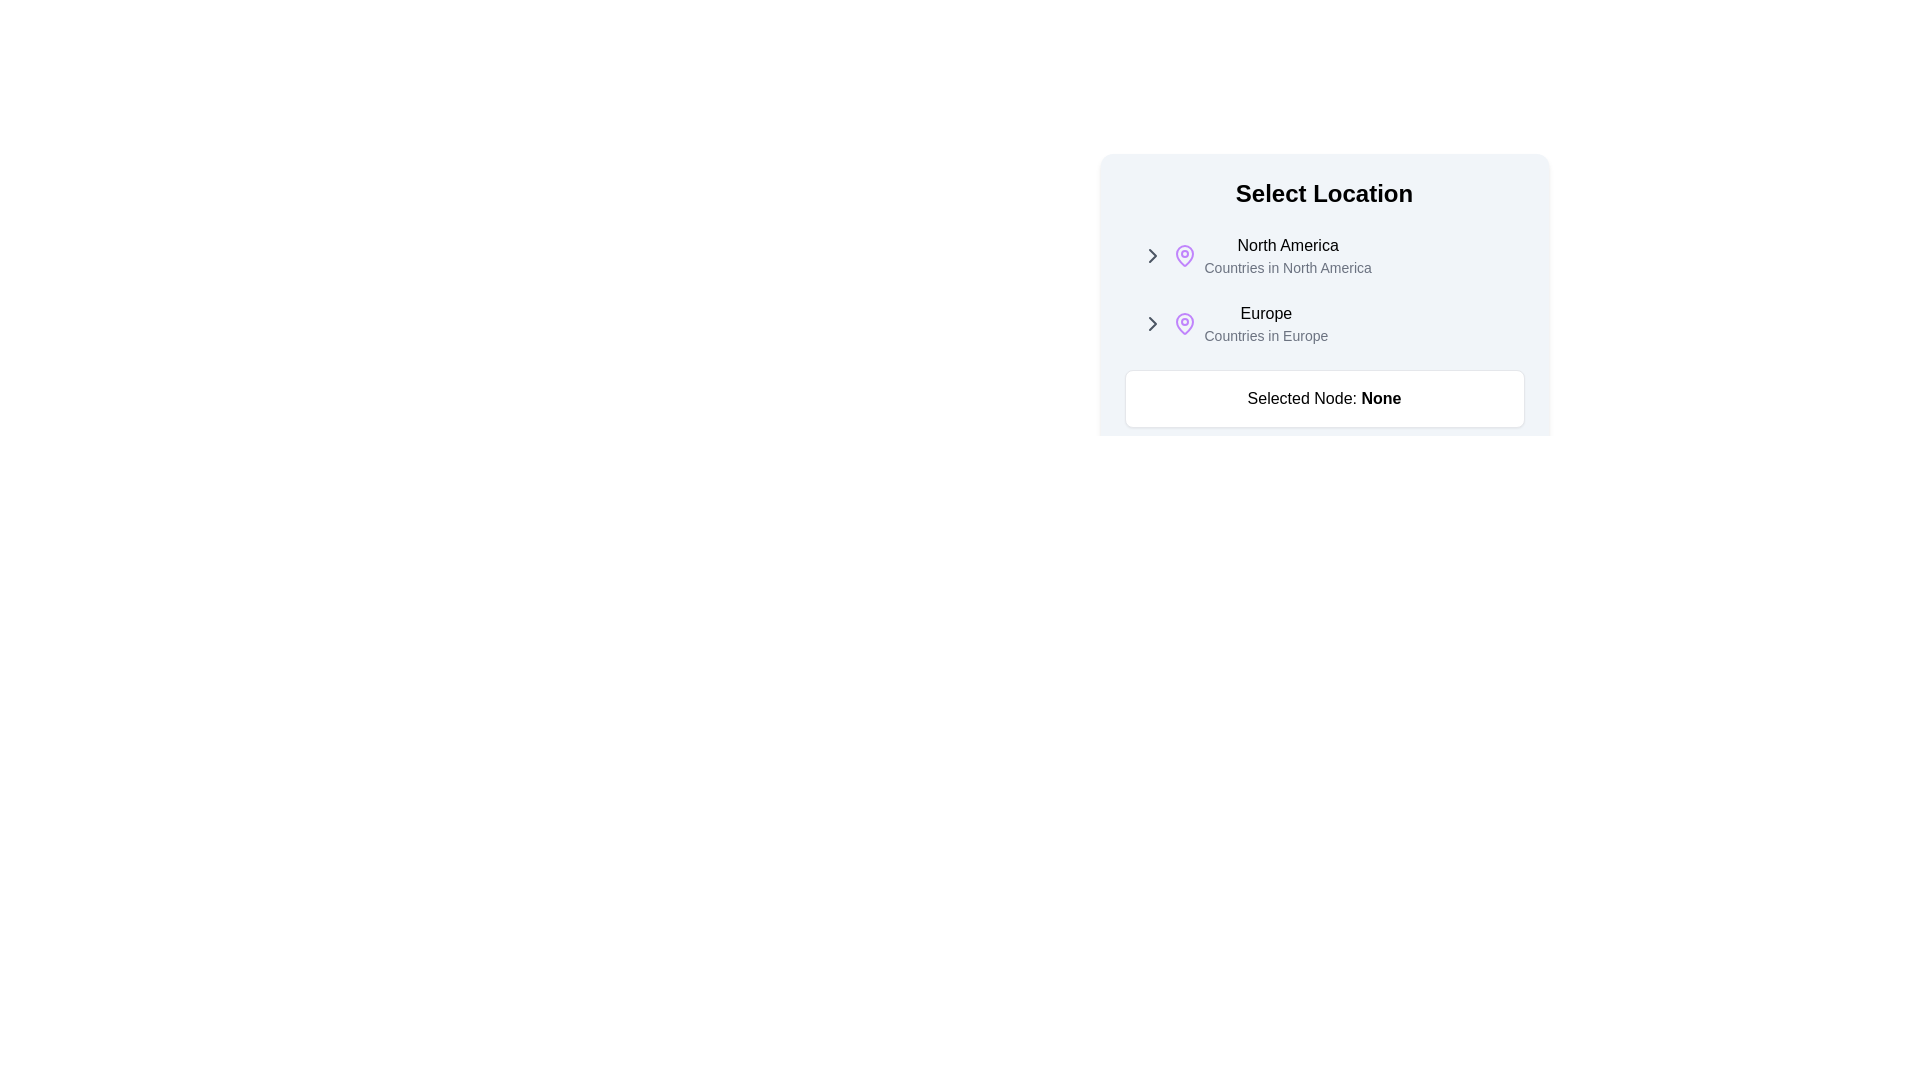 Image resolution: width=1920 pixels, height=1080 pixels. Describe the element at coordinates (1152, 323) in the screenshot. I see `the design of the 'Europe' icon which indicates that the option can be expanded for more details` at that location.